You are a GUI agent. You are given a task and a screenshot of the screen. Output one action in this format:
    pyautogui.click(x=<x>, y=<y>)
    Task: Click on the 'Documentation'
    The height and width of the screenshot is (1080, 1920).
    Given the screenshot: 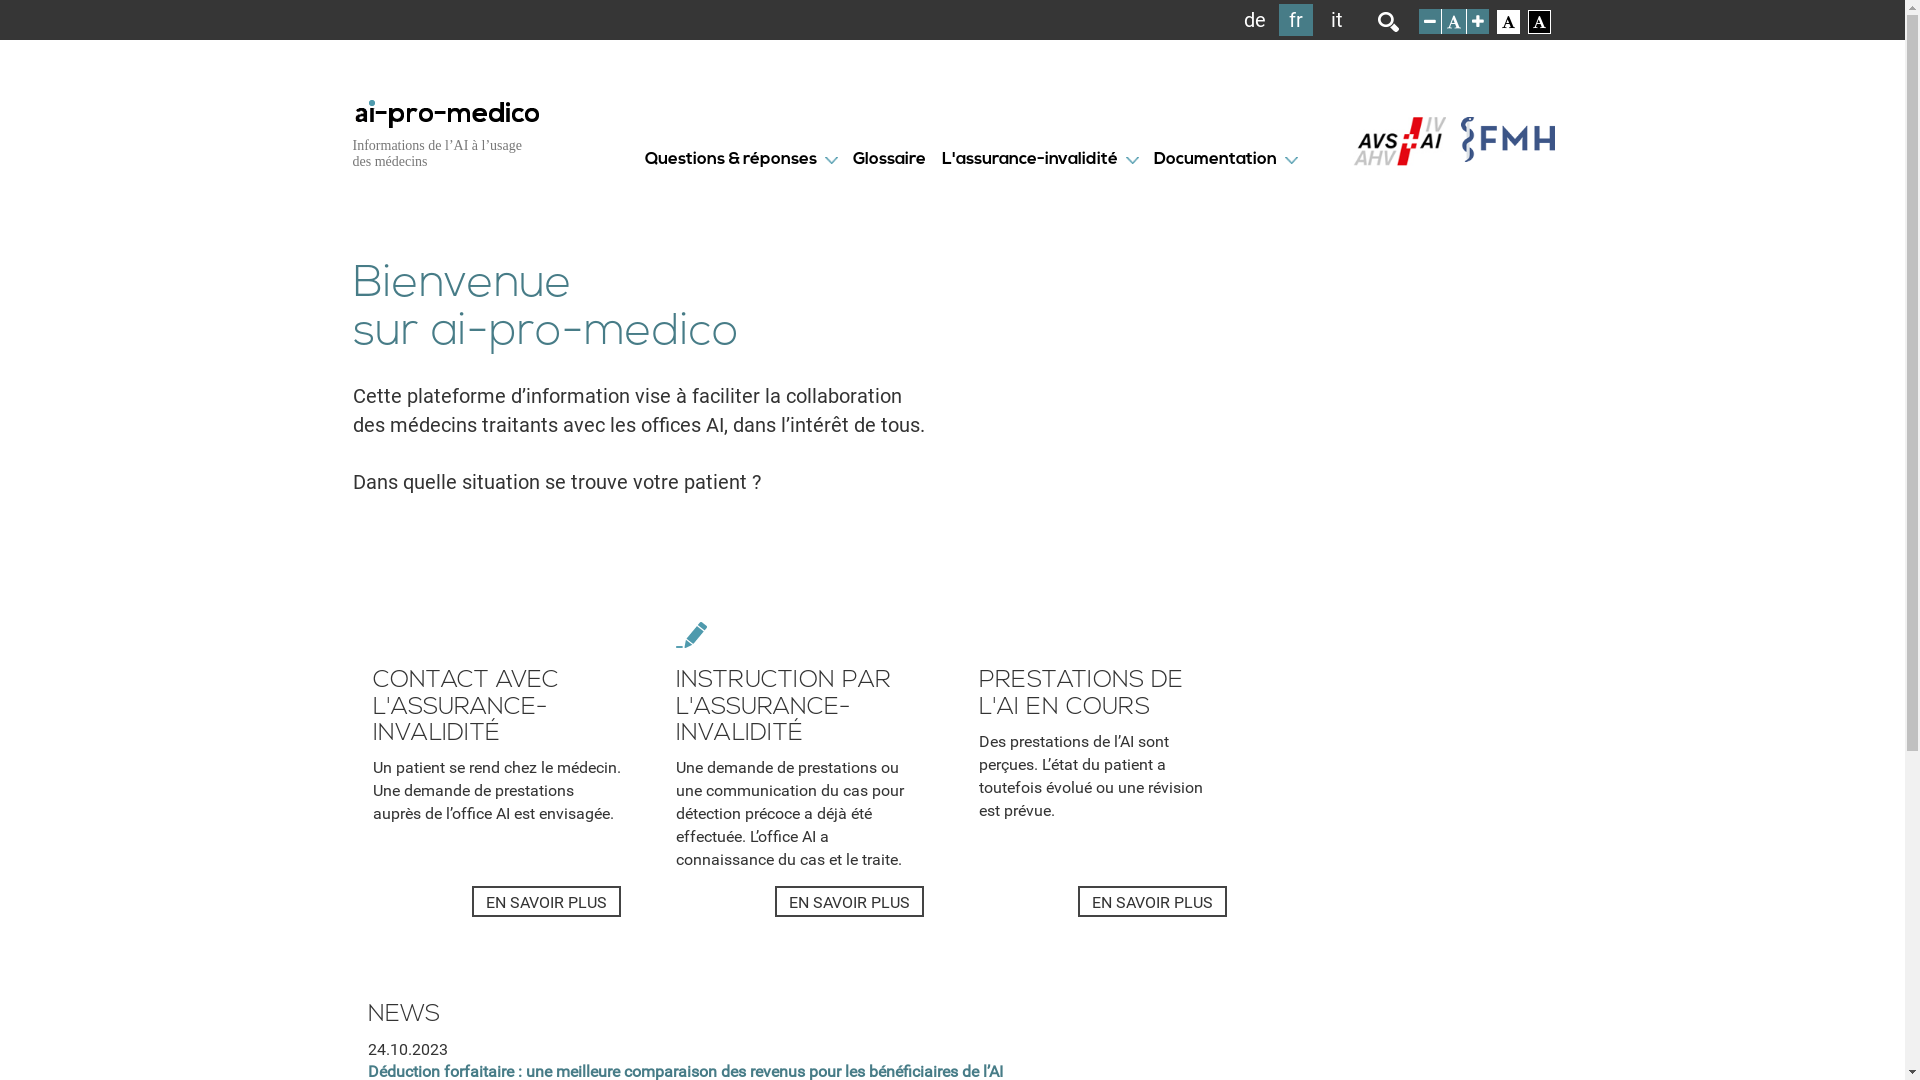 What is the action you would take?
    pyautogui.click(x=1214, y=158)
    